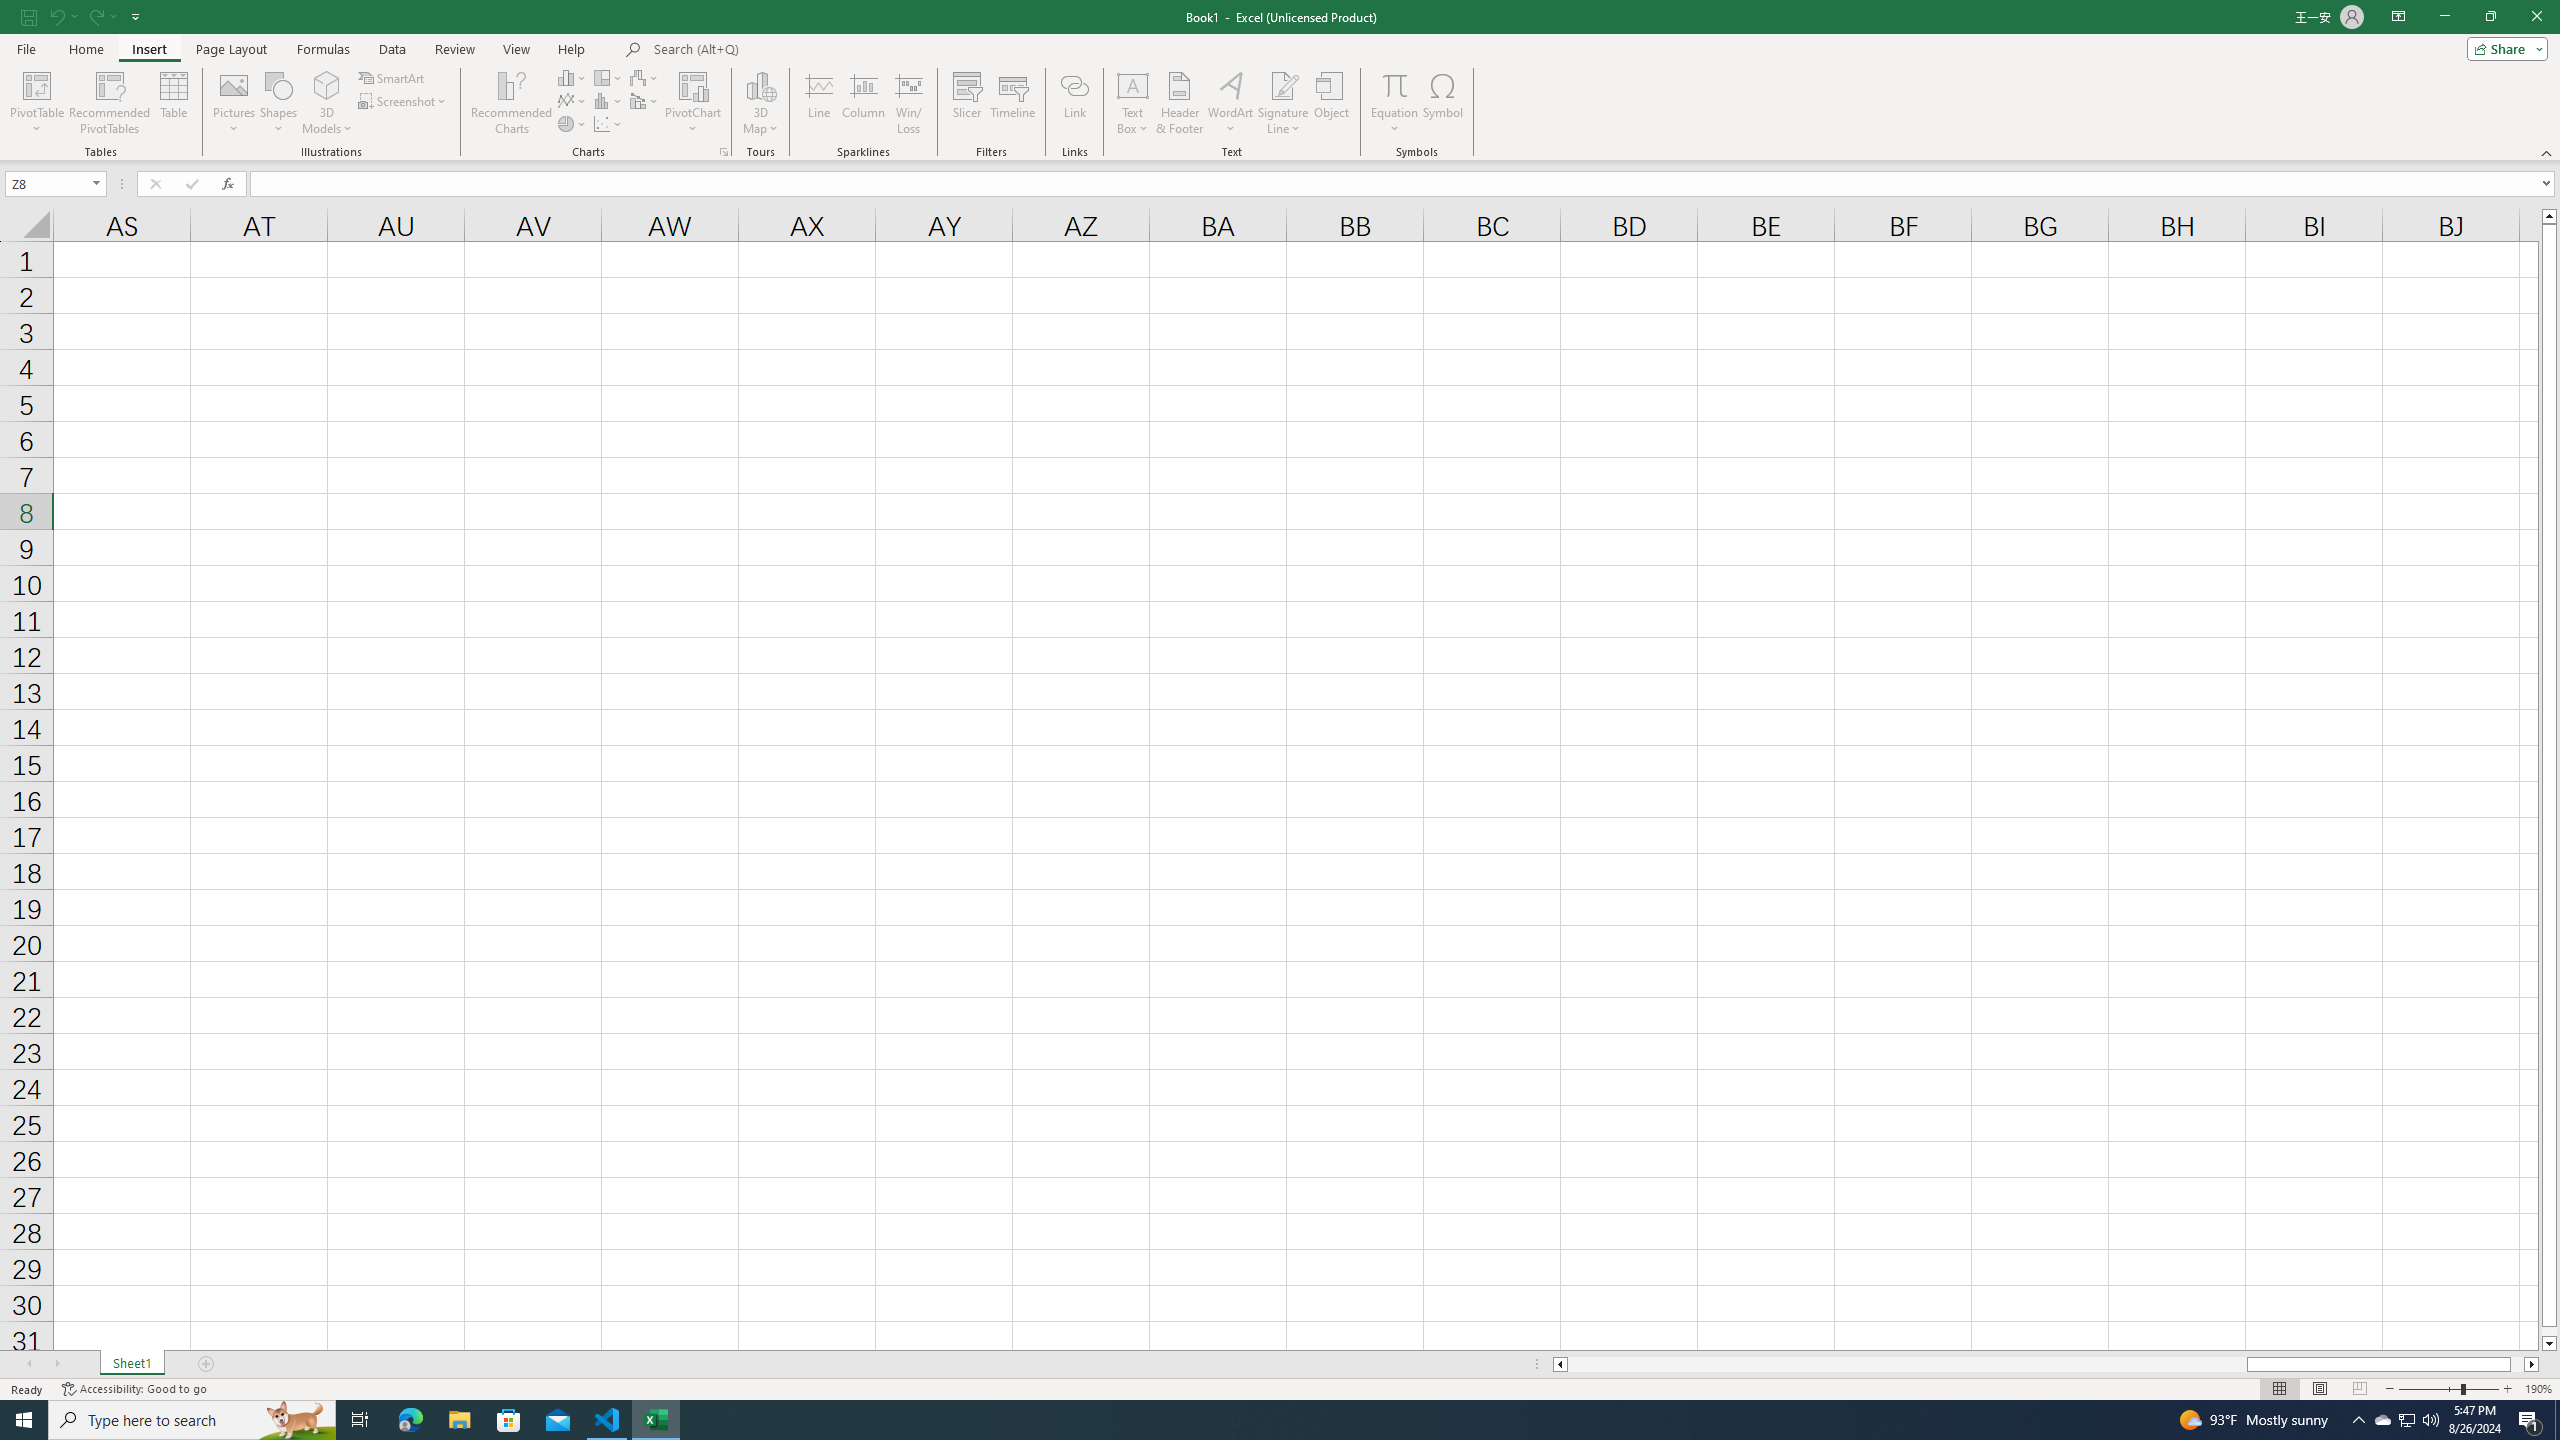  Describe the element at coordinates (759, 103) in the screenshot. I see `'3D Map'` at that location.